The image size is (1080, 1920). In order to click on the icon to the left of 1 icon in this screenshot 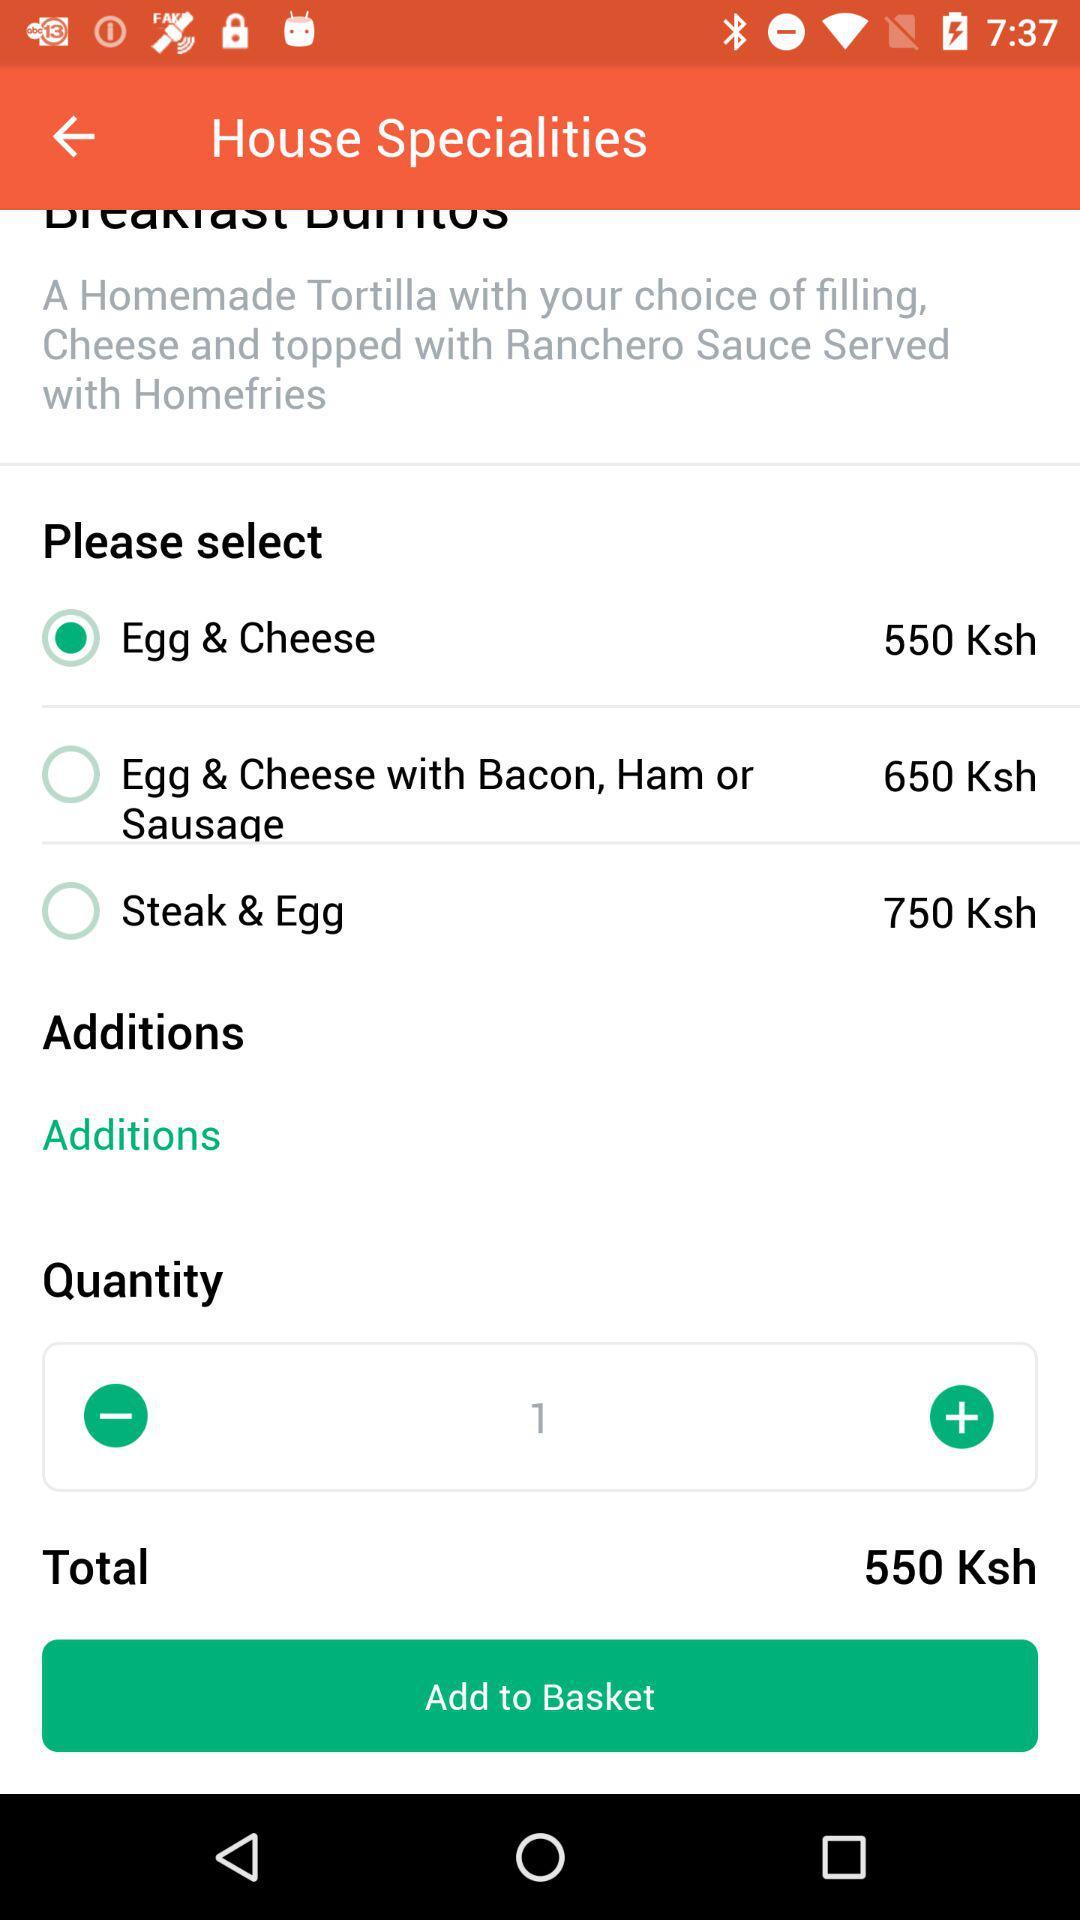, I will do `click(116, 1415)`.